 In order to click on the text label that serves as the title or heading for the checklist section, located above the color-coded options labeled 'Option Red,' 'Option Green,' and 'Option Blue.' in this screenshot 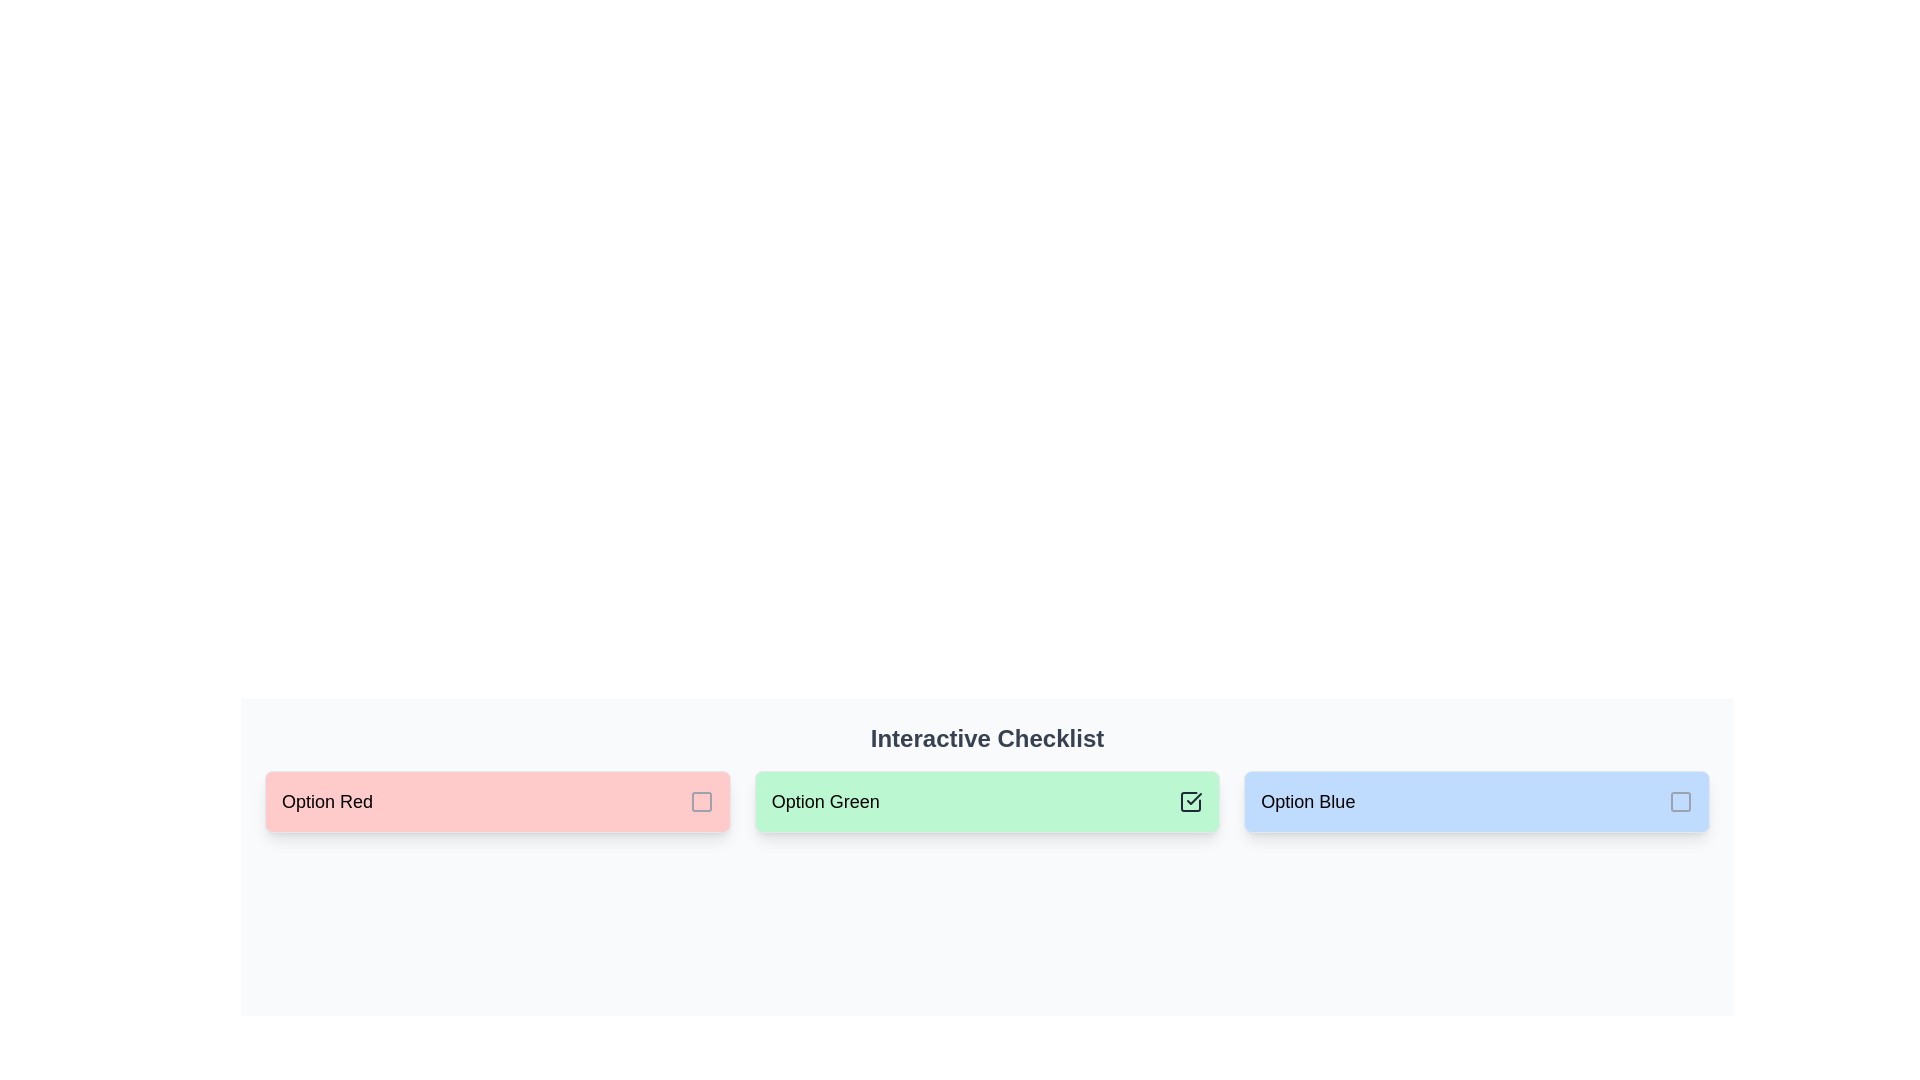, I will do `click(987, 739)`.